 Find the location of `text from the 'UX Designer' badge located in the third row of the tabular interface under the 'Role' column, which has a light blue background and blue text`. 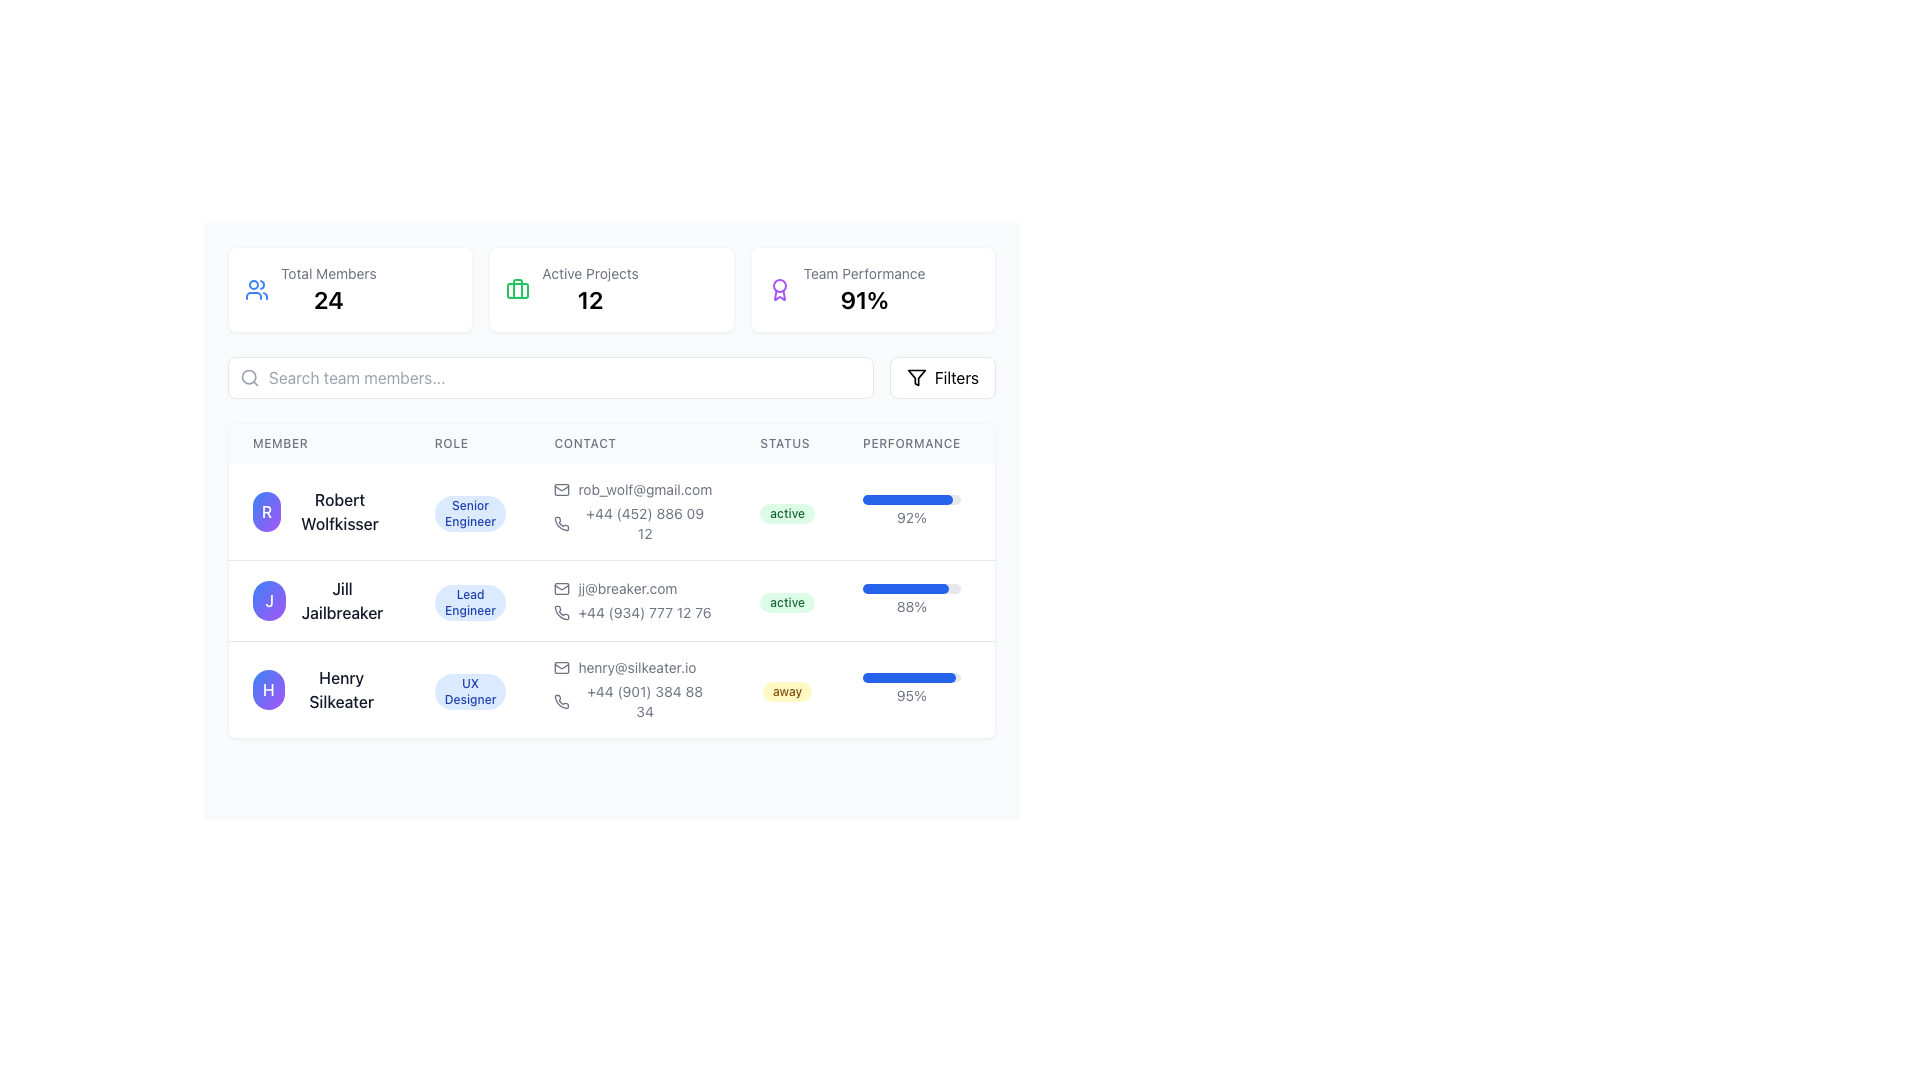

text from the 'UX Designer' badge located in the third row of the tabular interface under the 'Role' column, which has a light blue background and blue text is located at coordinates (469, 690).